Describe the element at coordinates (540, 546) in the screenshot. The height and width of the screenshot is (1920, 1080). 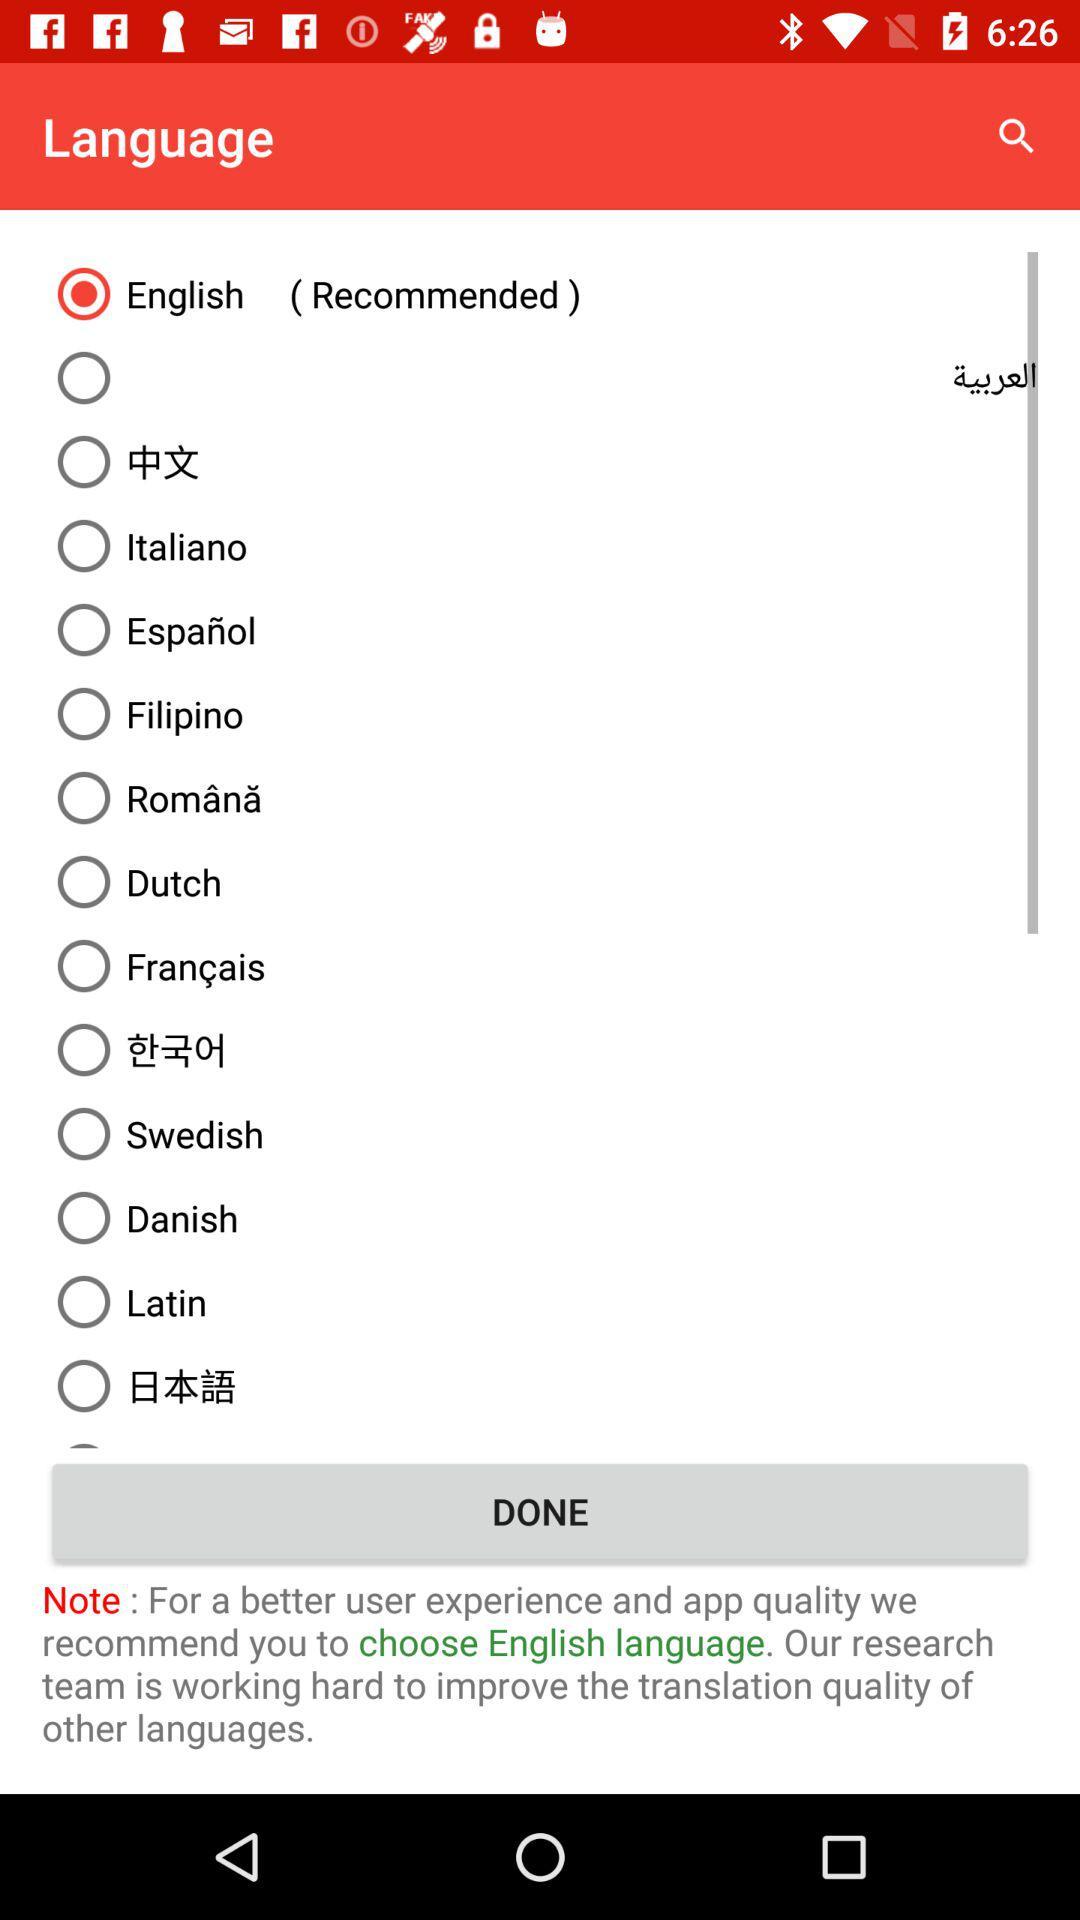
I see `the italiano icon` at that location.